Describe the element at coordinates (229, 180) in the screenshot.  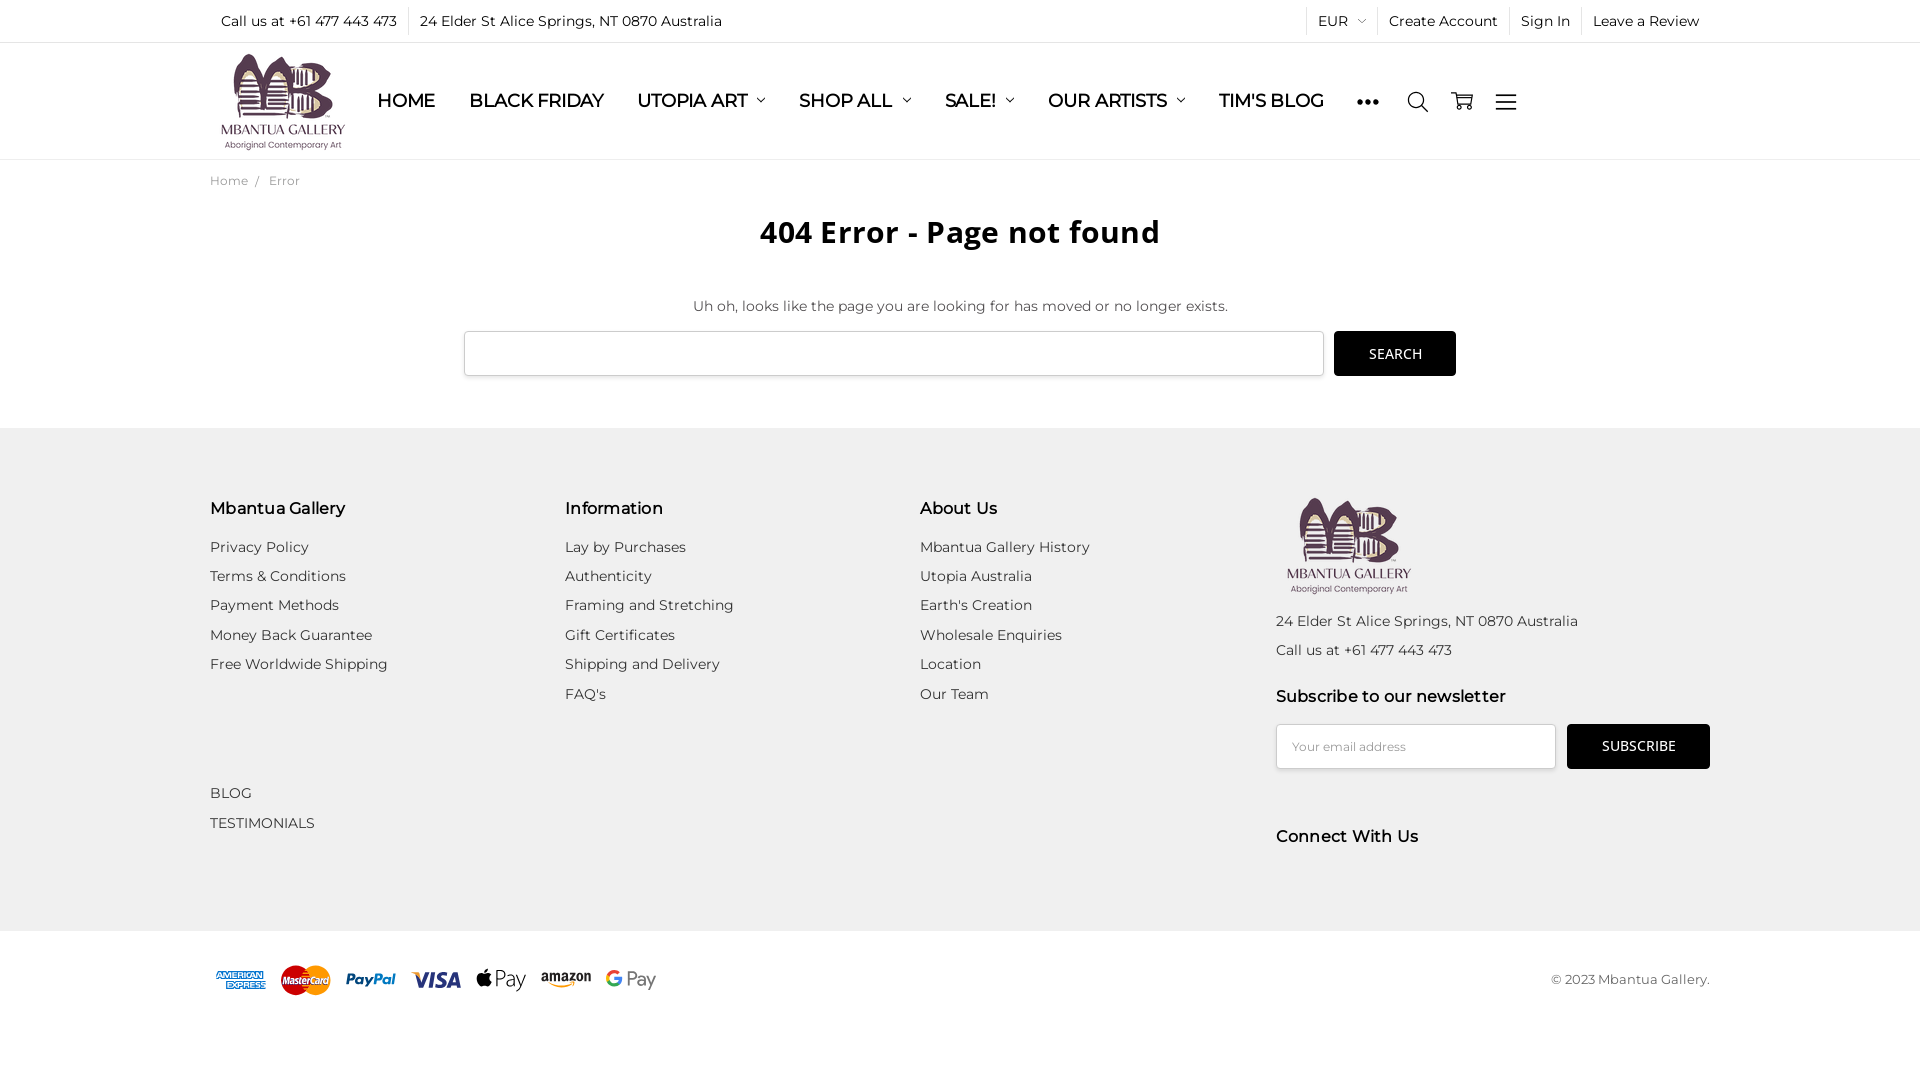
I see `'Home'` at that location.